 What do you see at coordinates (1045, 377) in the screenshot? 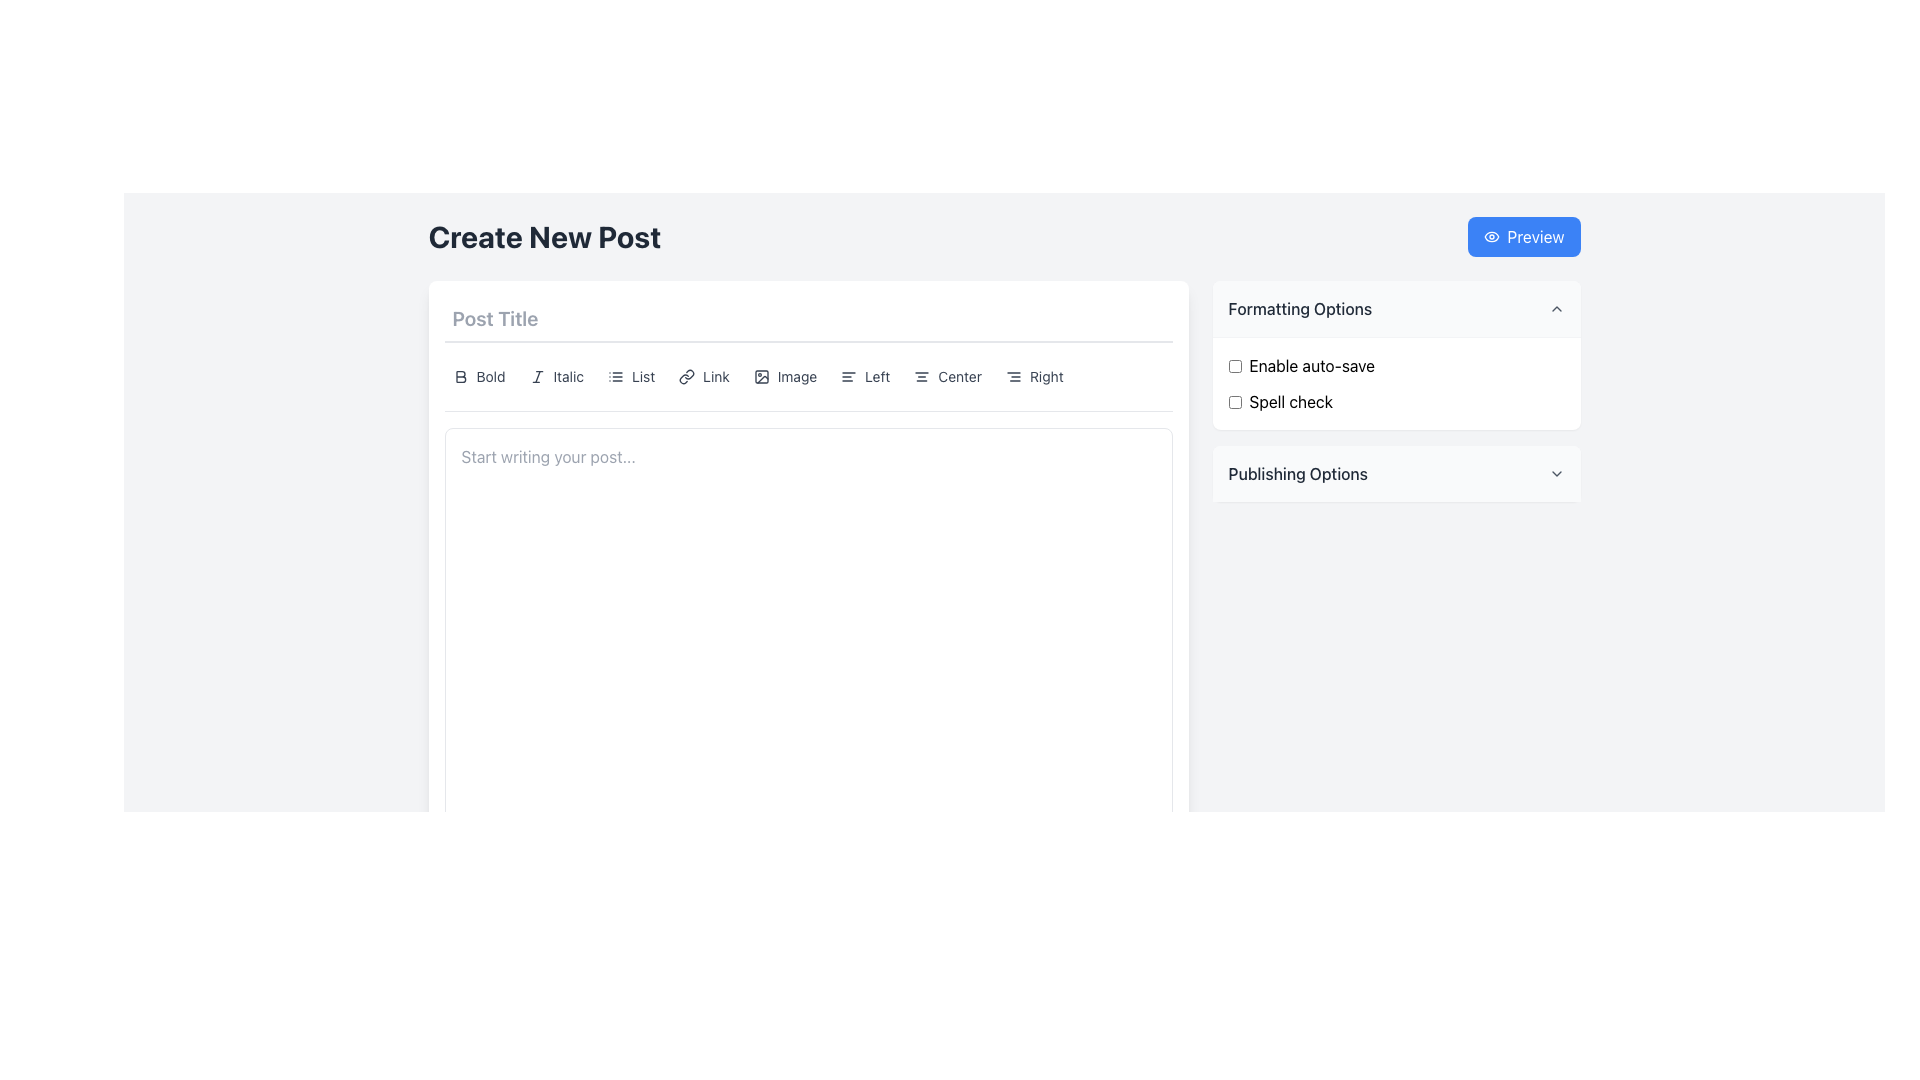
I see `the text label that displays the word 'Right', which is styled in a small gray font and is the last item in the sequence of alignment options in the post editor` at bounding box center [1045, 377].